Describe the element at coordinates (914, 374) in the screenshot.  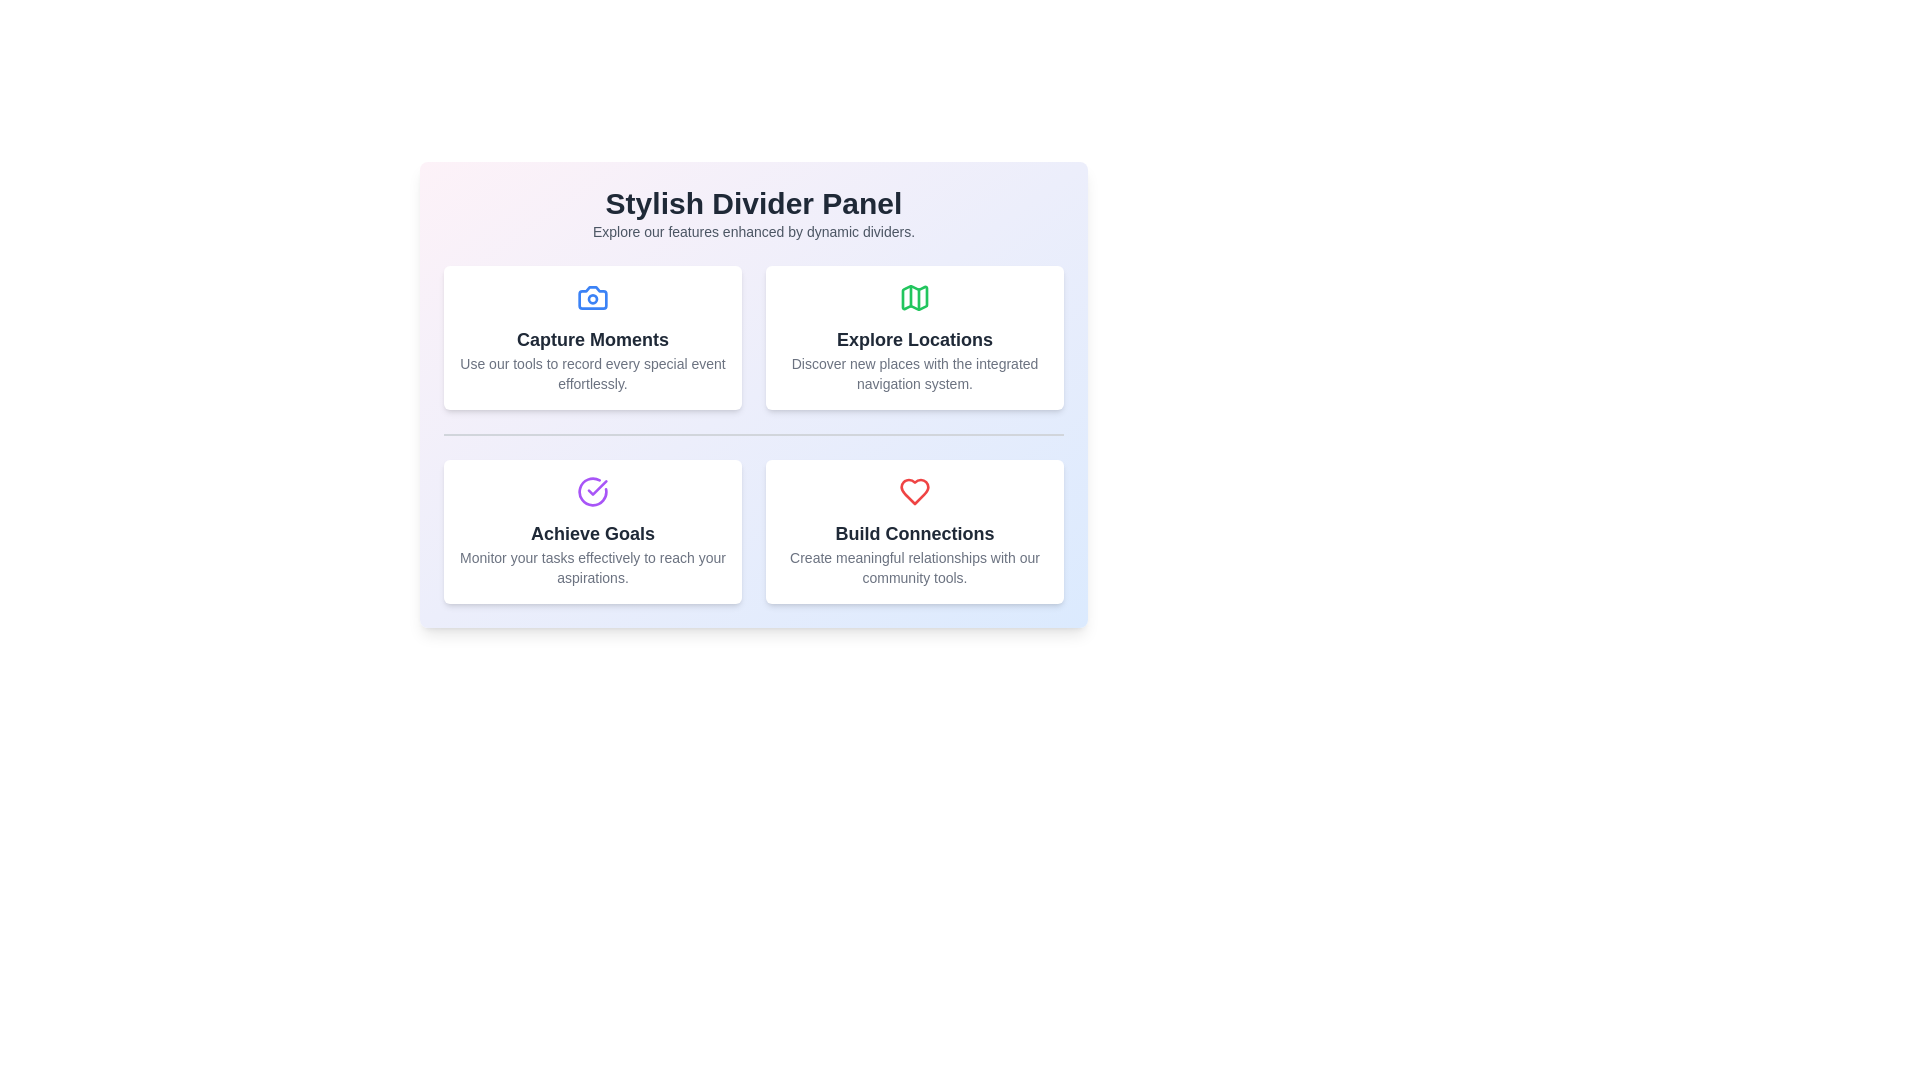
I see `the descriptive text about the 'Explore Locations' feature located beneath the heading 'Explore Locations' in the second card of the top row for copying or processing` at that location.